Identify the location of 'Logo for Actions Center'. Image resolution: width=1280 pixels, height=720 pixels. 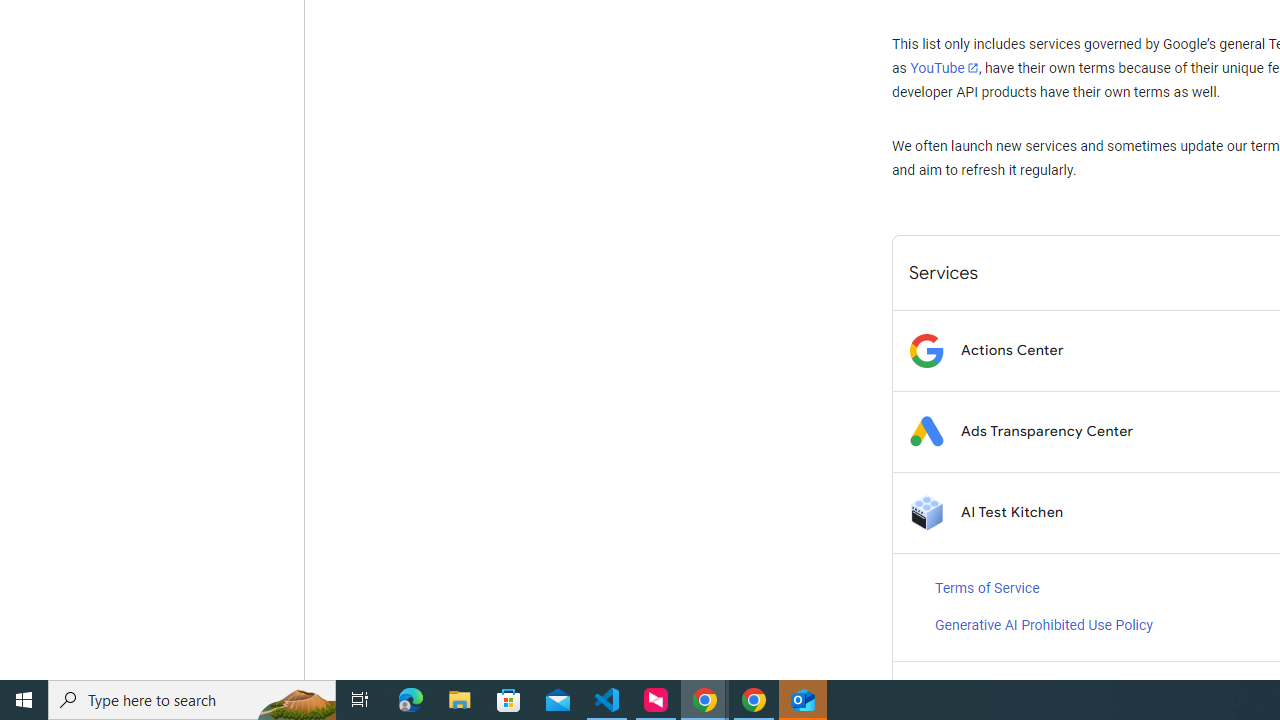
(925, 349).